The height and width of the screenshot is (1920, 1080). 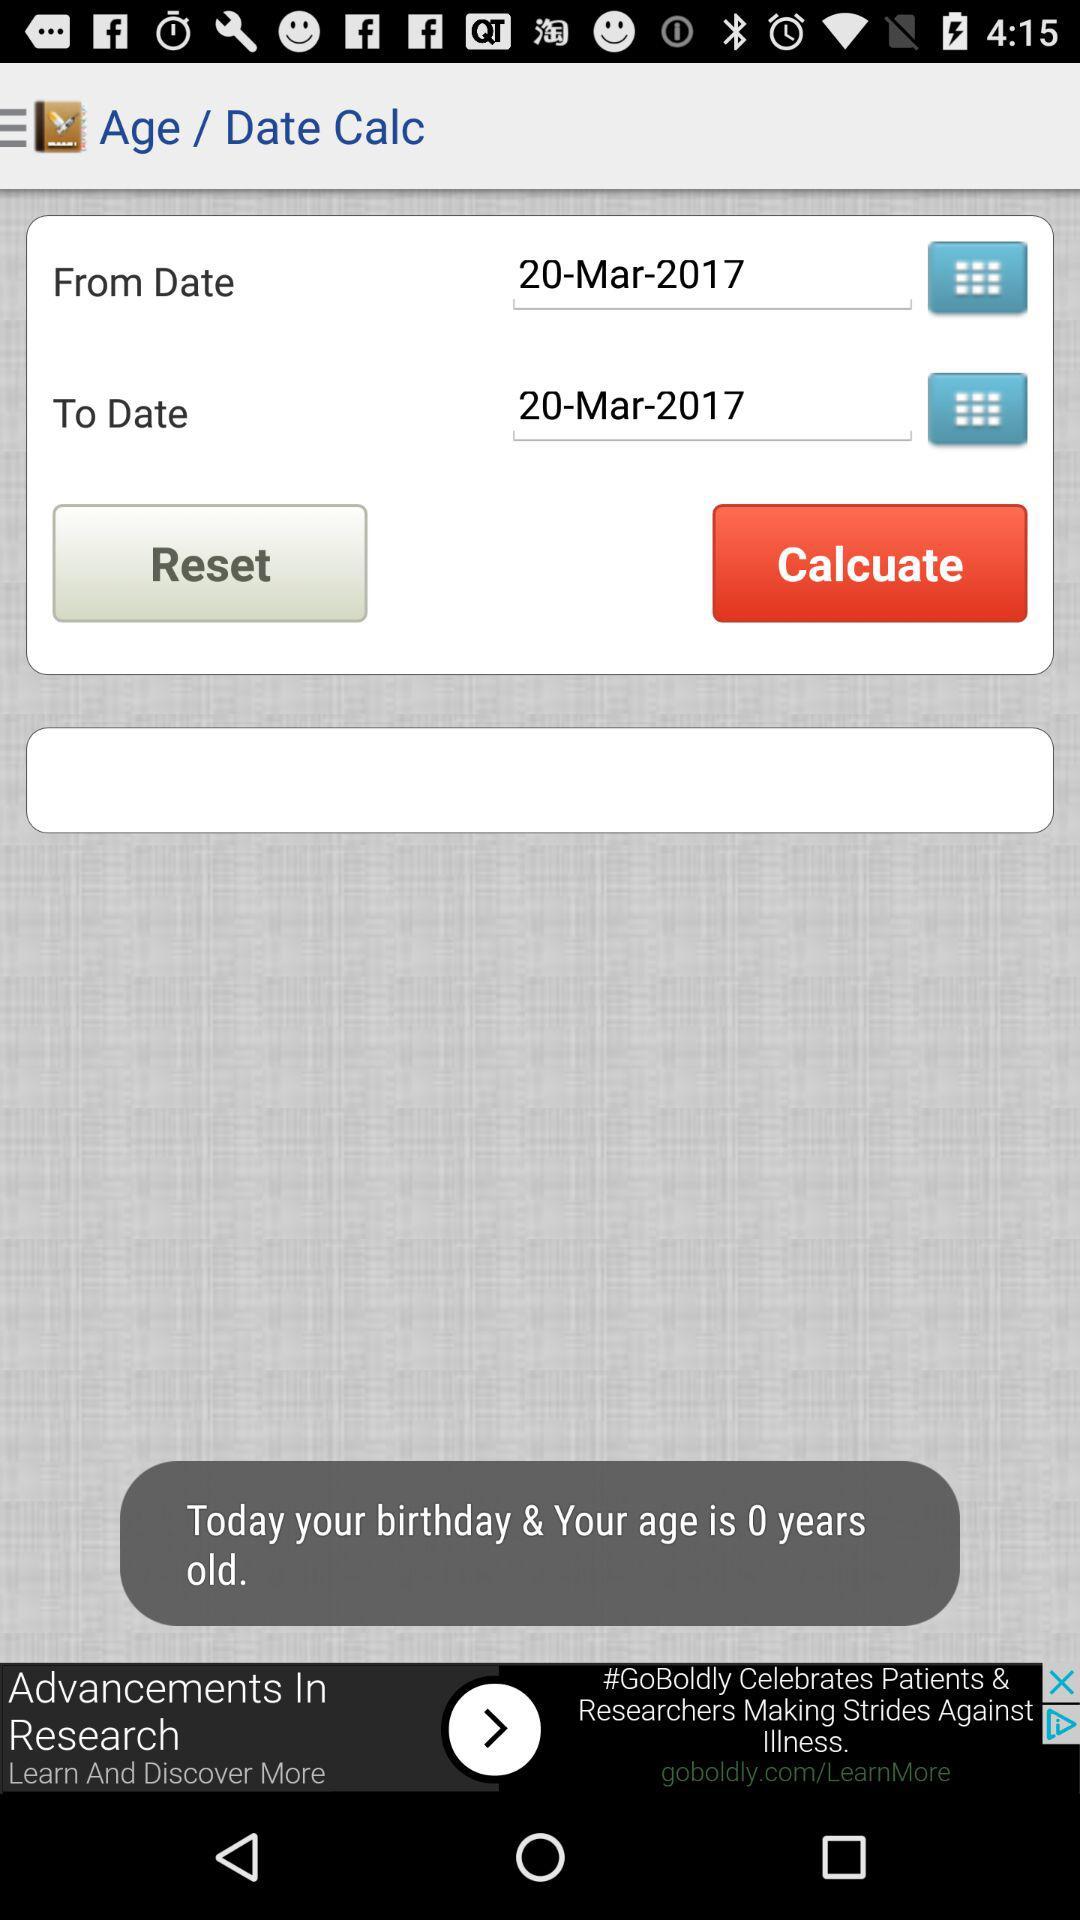 What do you see at coordinates (976, 279) in the screenshot?
I see `choose a date` at bounding box center [976, 279].